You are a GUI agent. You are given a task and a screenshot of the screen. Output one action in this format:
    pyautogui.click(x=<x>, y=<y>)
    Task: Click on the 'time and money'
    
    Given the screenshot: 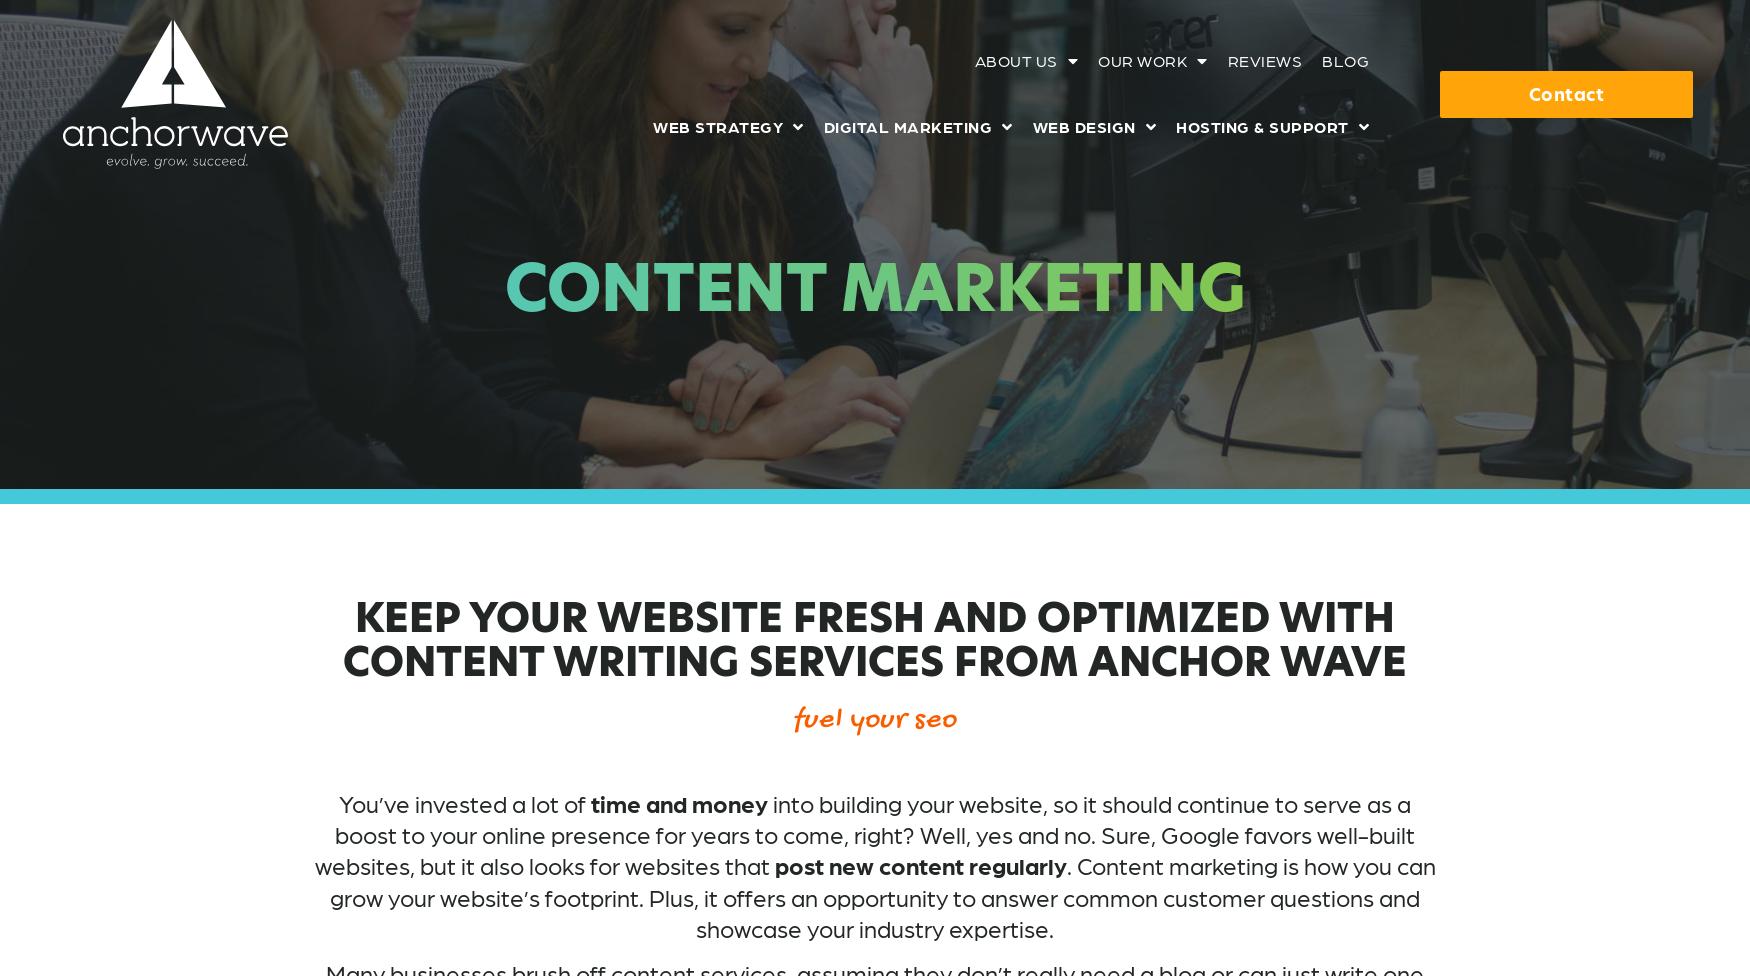 What is the action you would take?
    pyautogui.click(x=678, y=801)
    